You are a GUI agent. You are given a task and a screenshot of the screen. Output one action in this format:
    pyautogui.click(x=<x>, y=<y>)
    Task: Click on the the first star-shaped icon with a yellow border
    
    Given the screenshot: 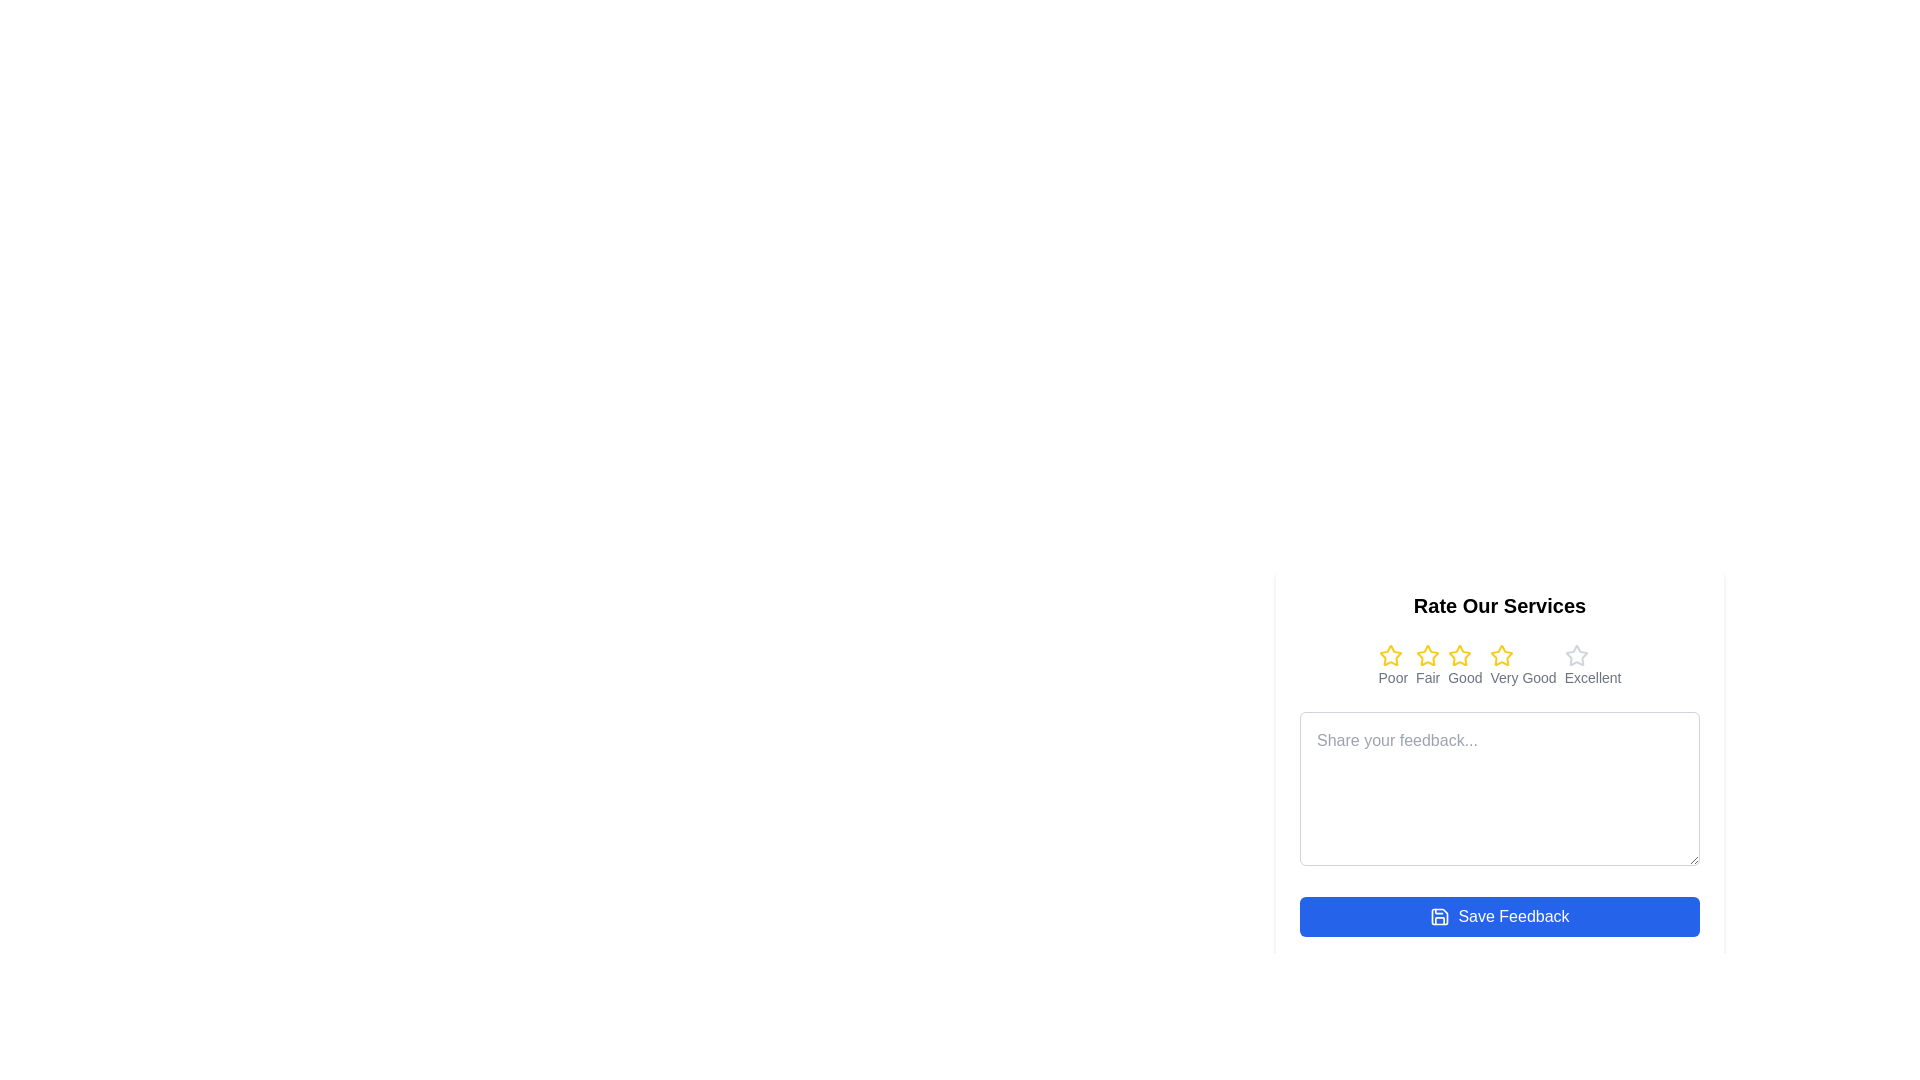 What is the action you would take?
    pyautogui.click(x=1389, y=655)
    